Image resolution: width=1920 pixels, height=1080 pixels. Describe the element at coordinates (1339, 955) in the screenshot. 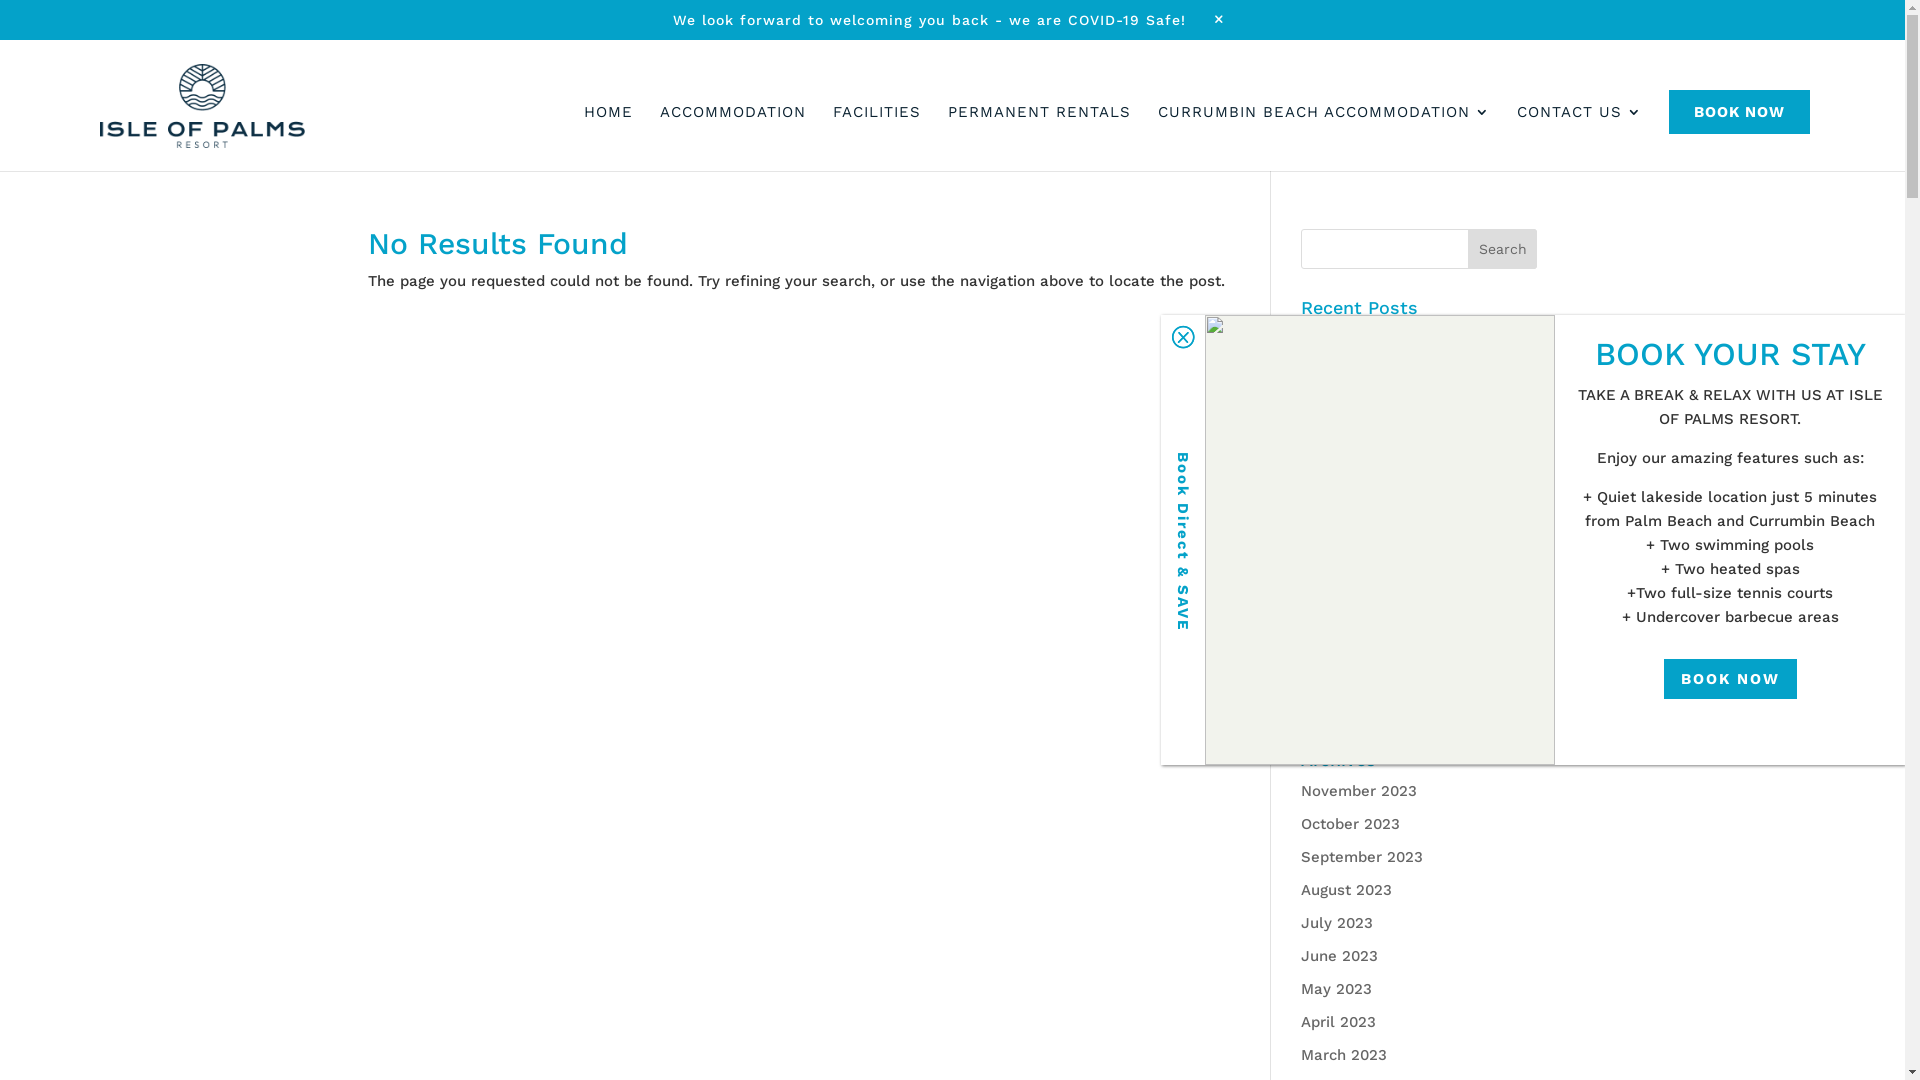

I see `'June 2023'` at that location.